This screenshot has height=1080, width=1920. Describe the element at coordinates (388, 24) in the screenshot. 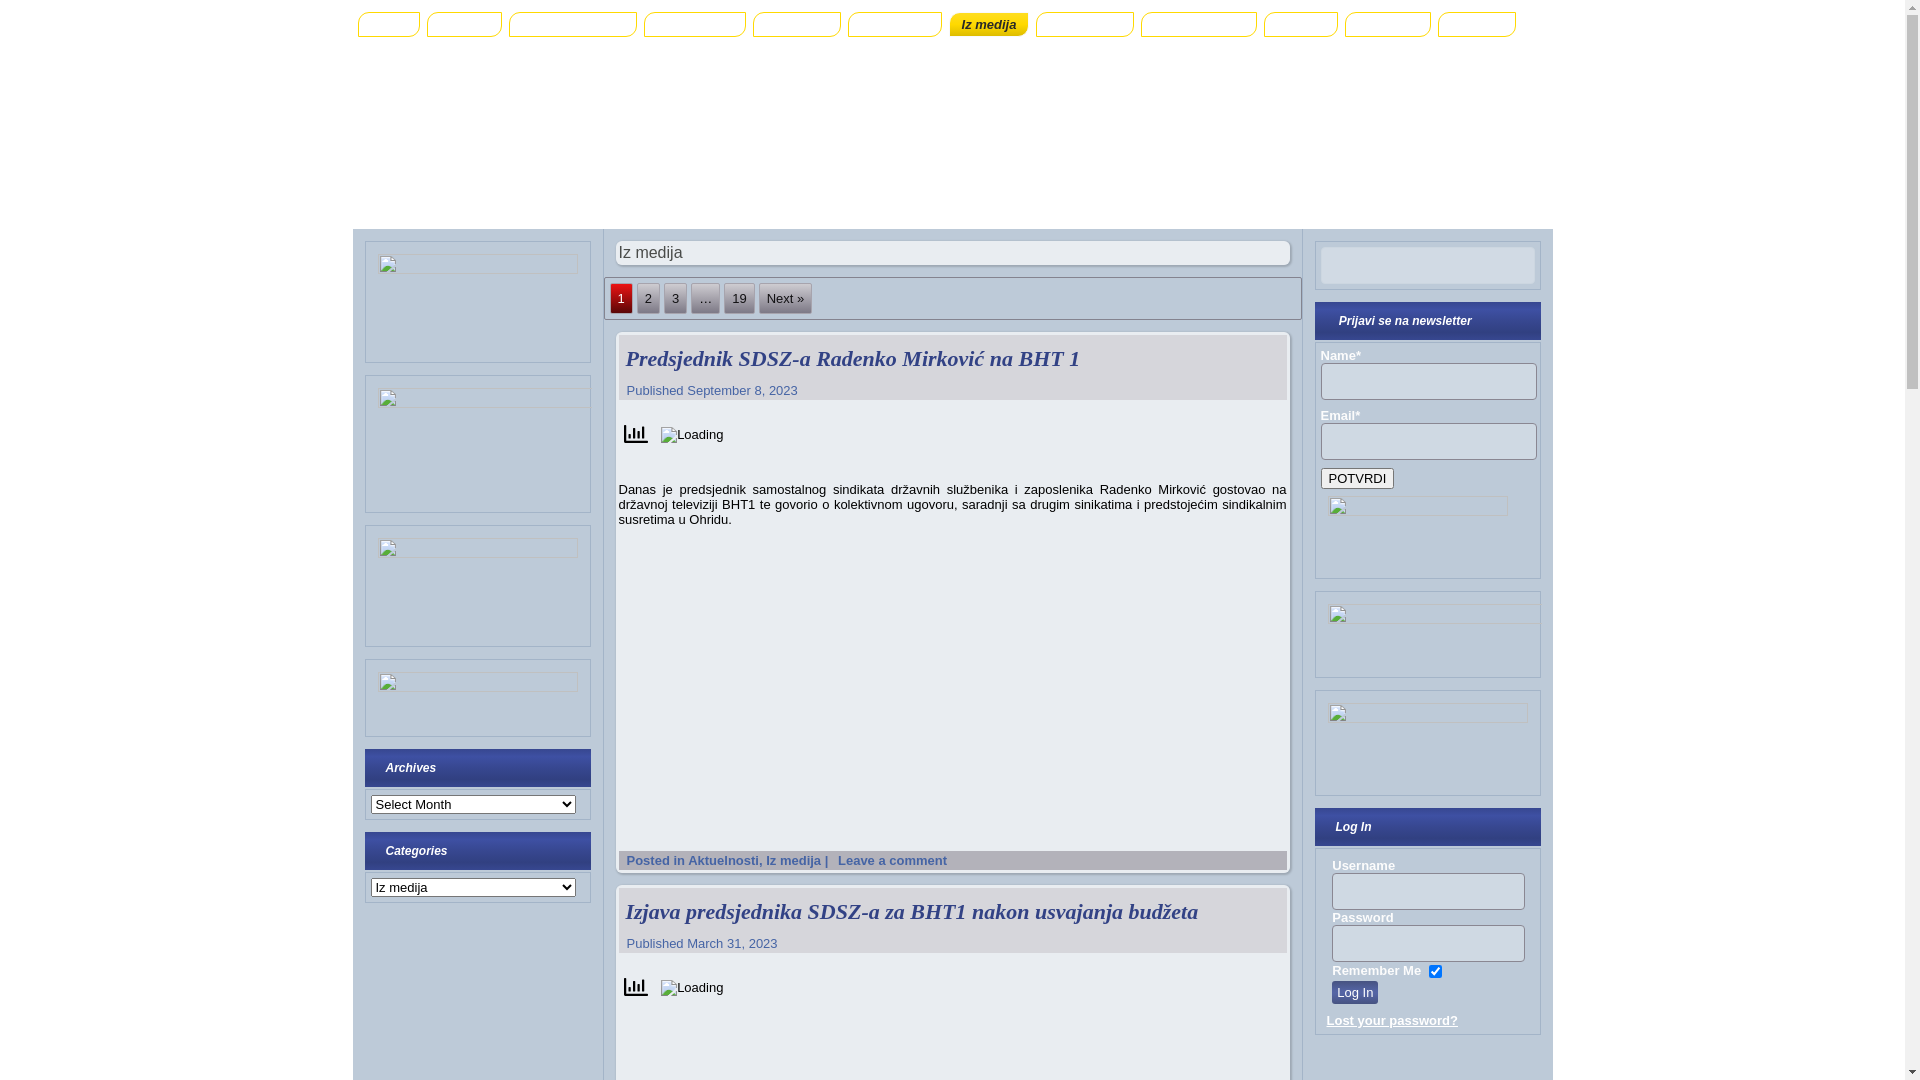

I see `'Home'` at that location.